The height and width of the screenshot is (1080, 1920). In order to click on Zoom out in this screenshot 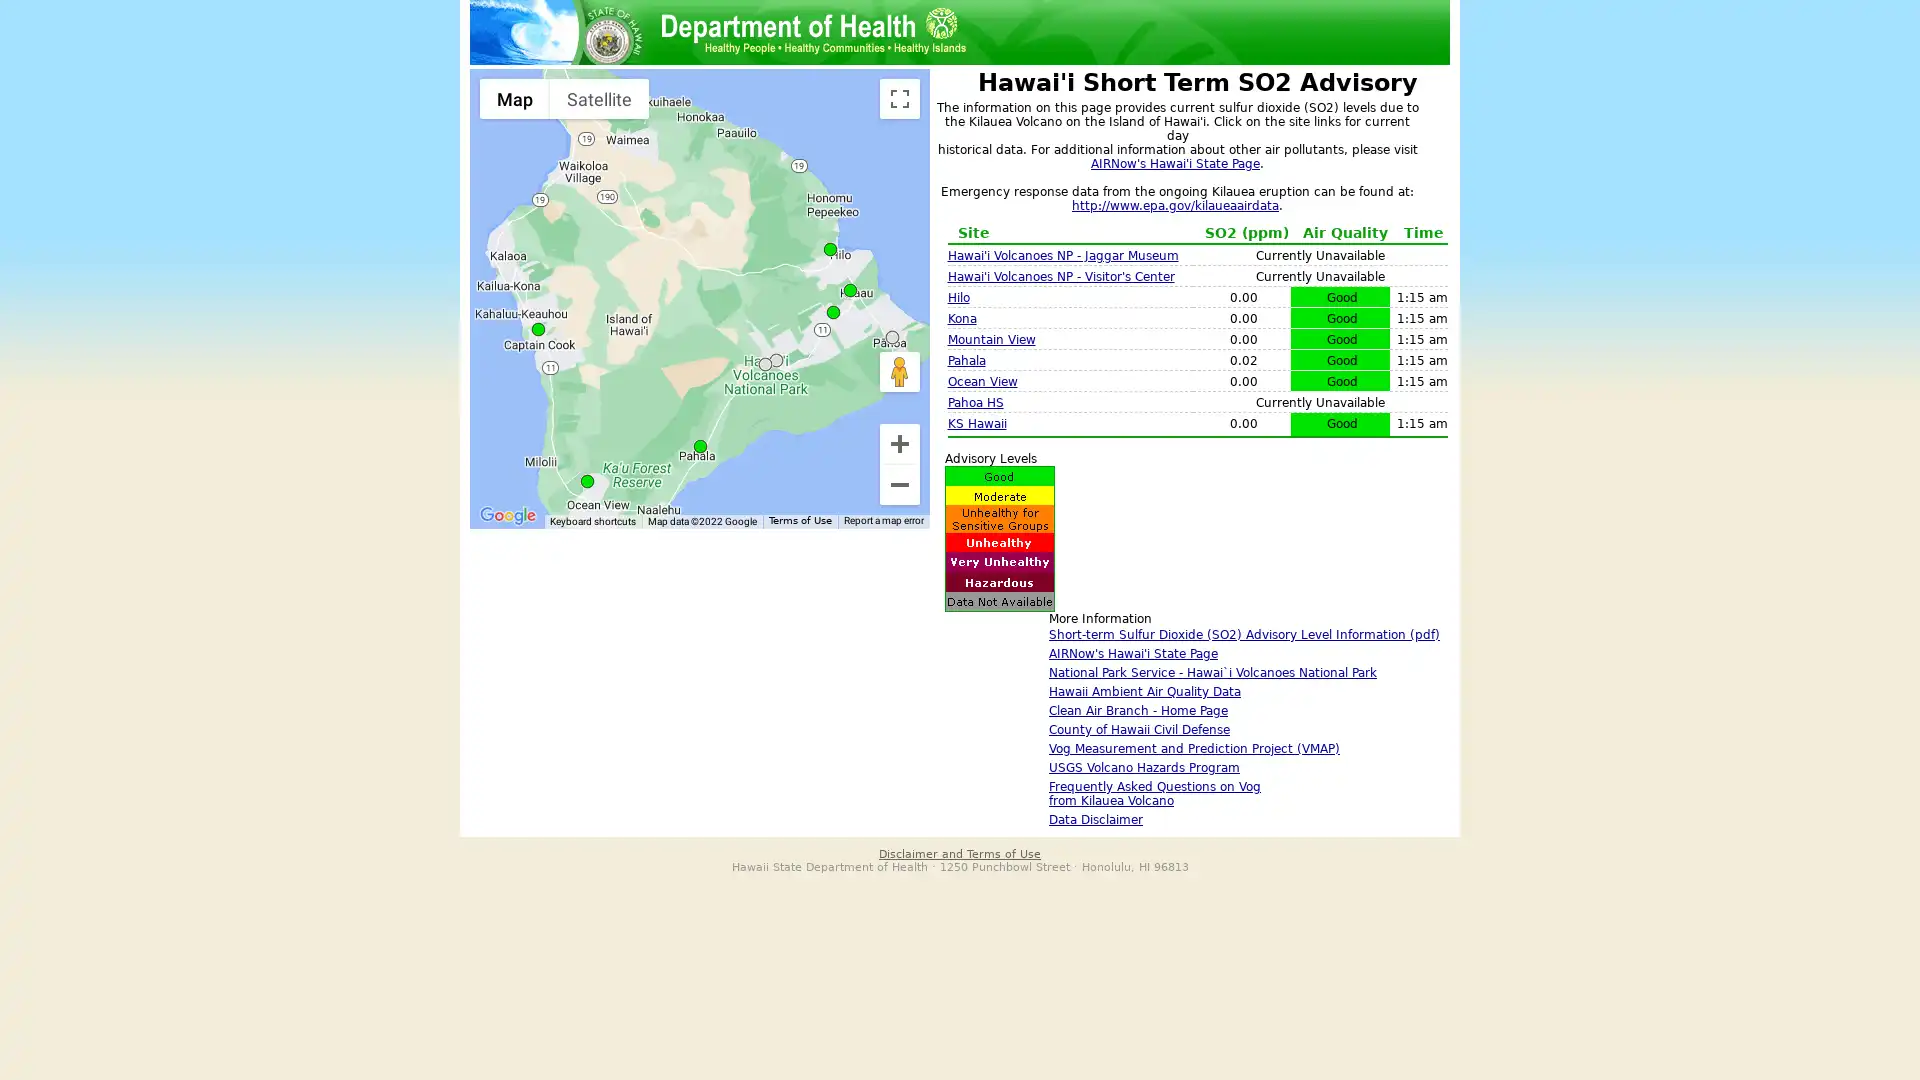, I will do `click(899, 485)`.